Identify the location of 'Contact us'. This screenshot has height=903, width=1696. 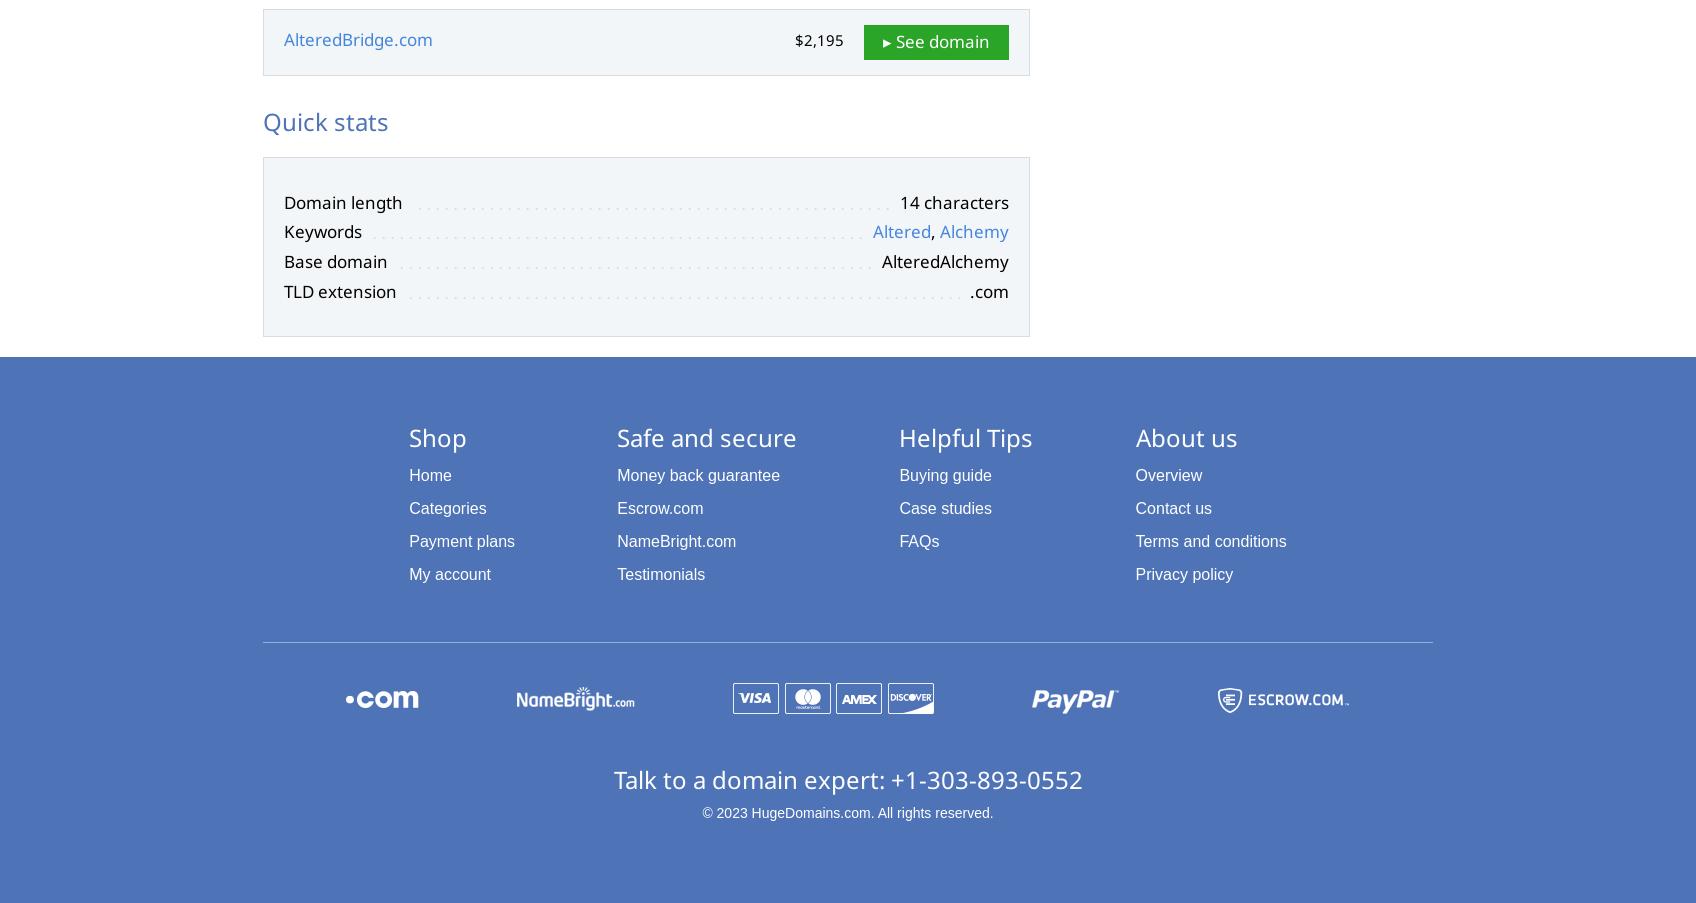
(1173, 508).